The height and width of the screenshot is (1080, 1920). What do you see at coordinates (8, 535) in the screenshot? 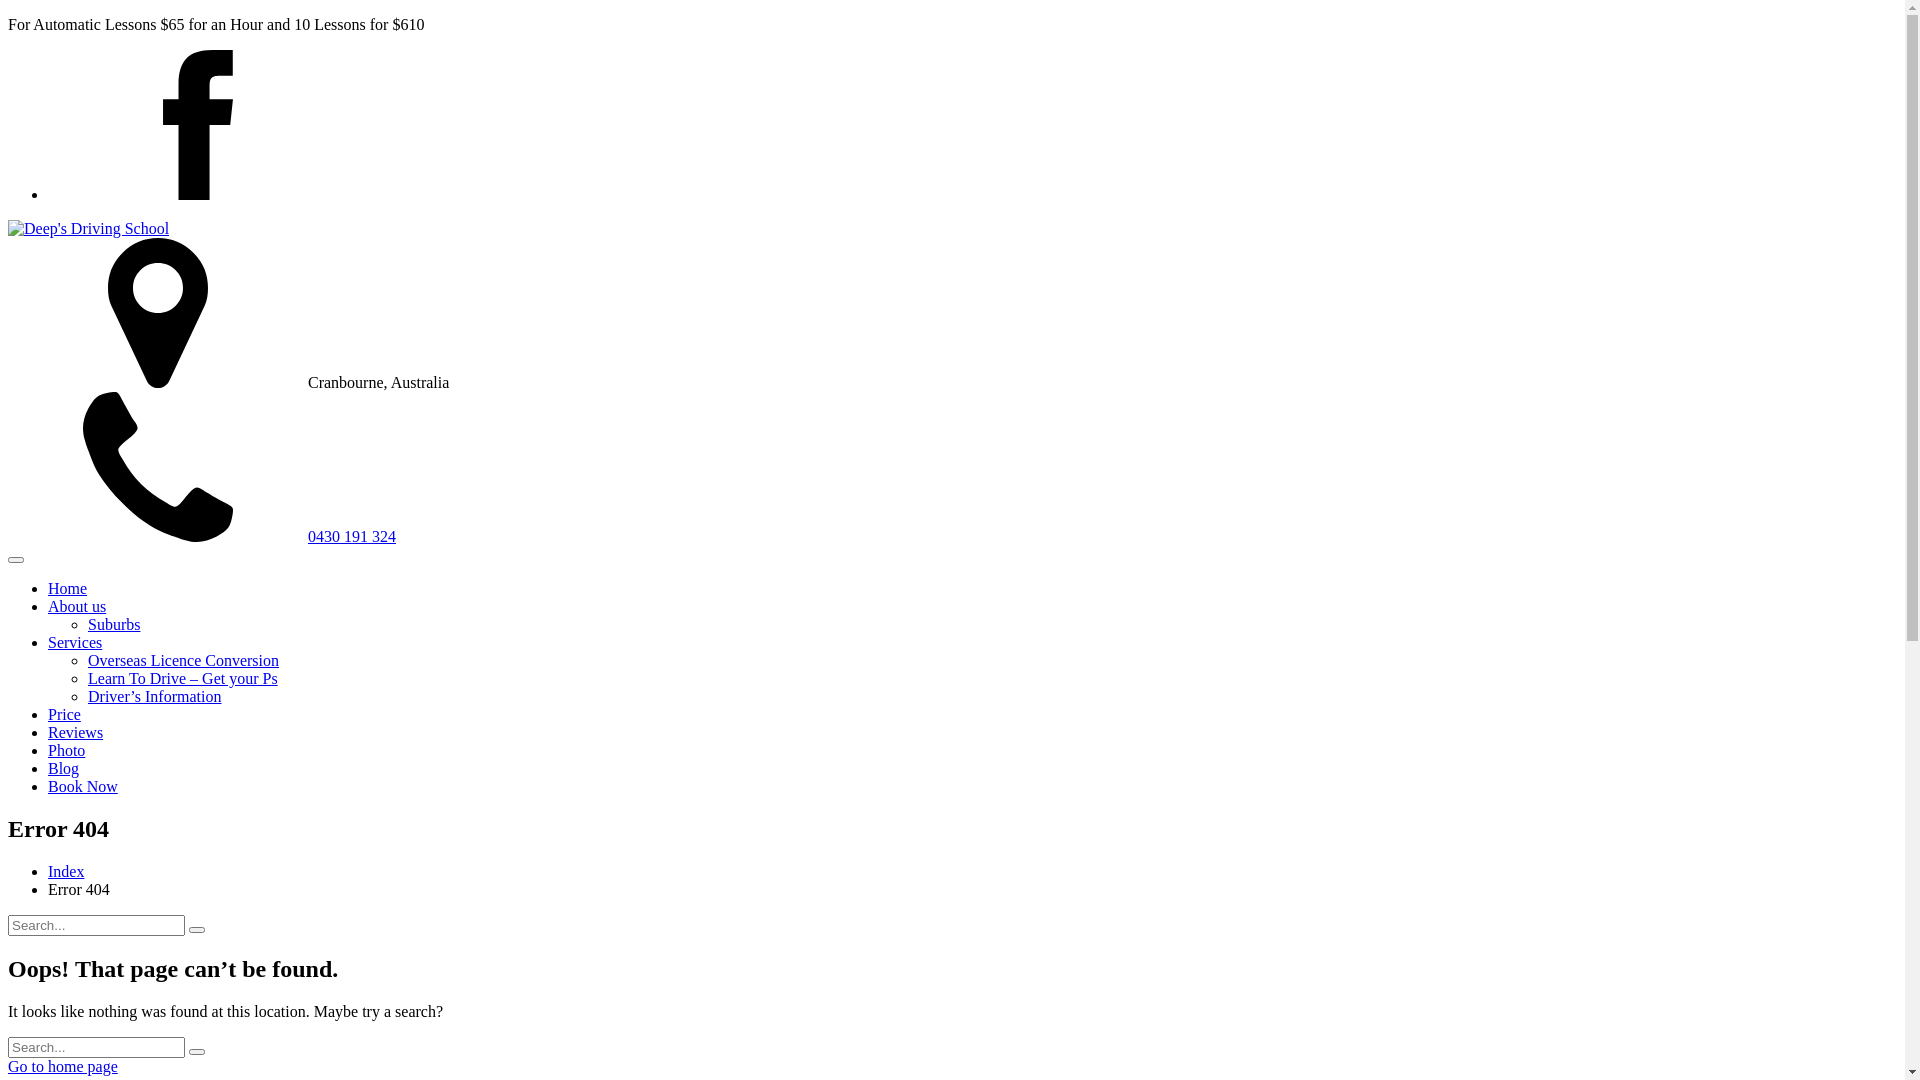
I see `'0430 191 324'` at bounding box center [8, 535].